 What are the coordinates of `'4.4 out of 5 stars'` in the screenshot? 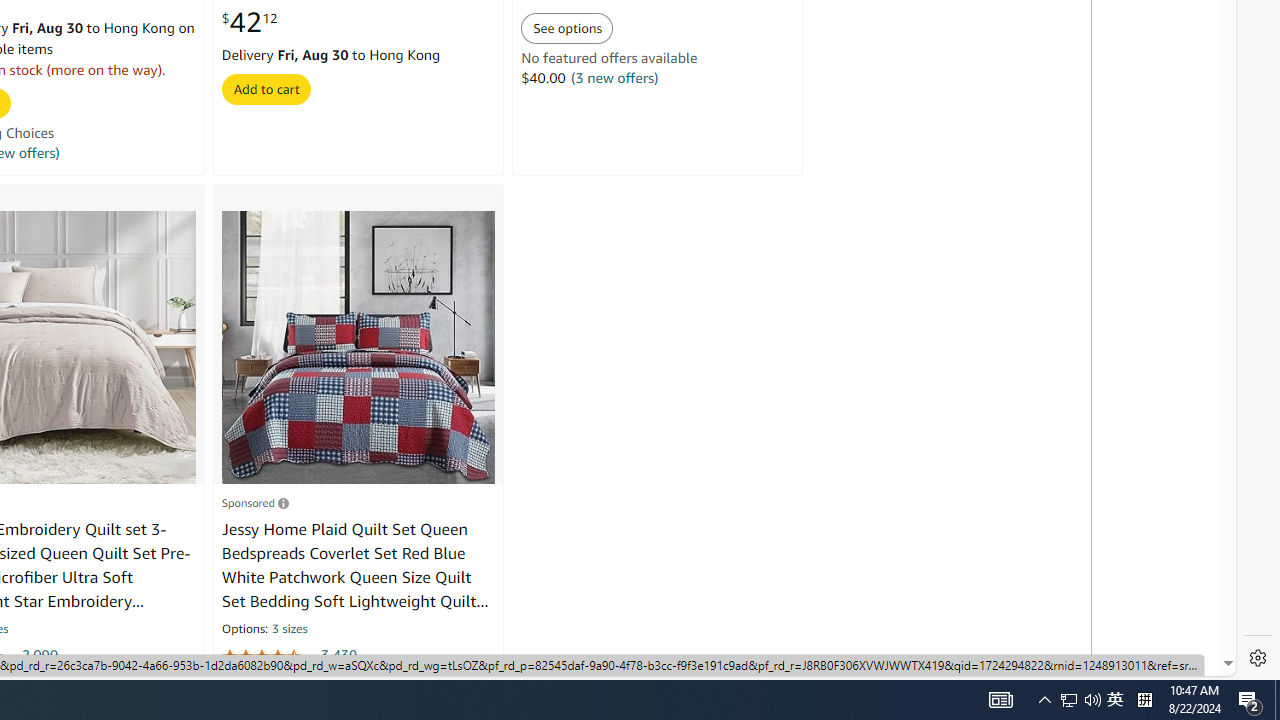 It's located at (268, 656).